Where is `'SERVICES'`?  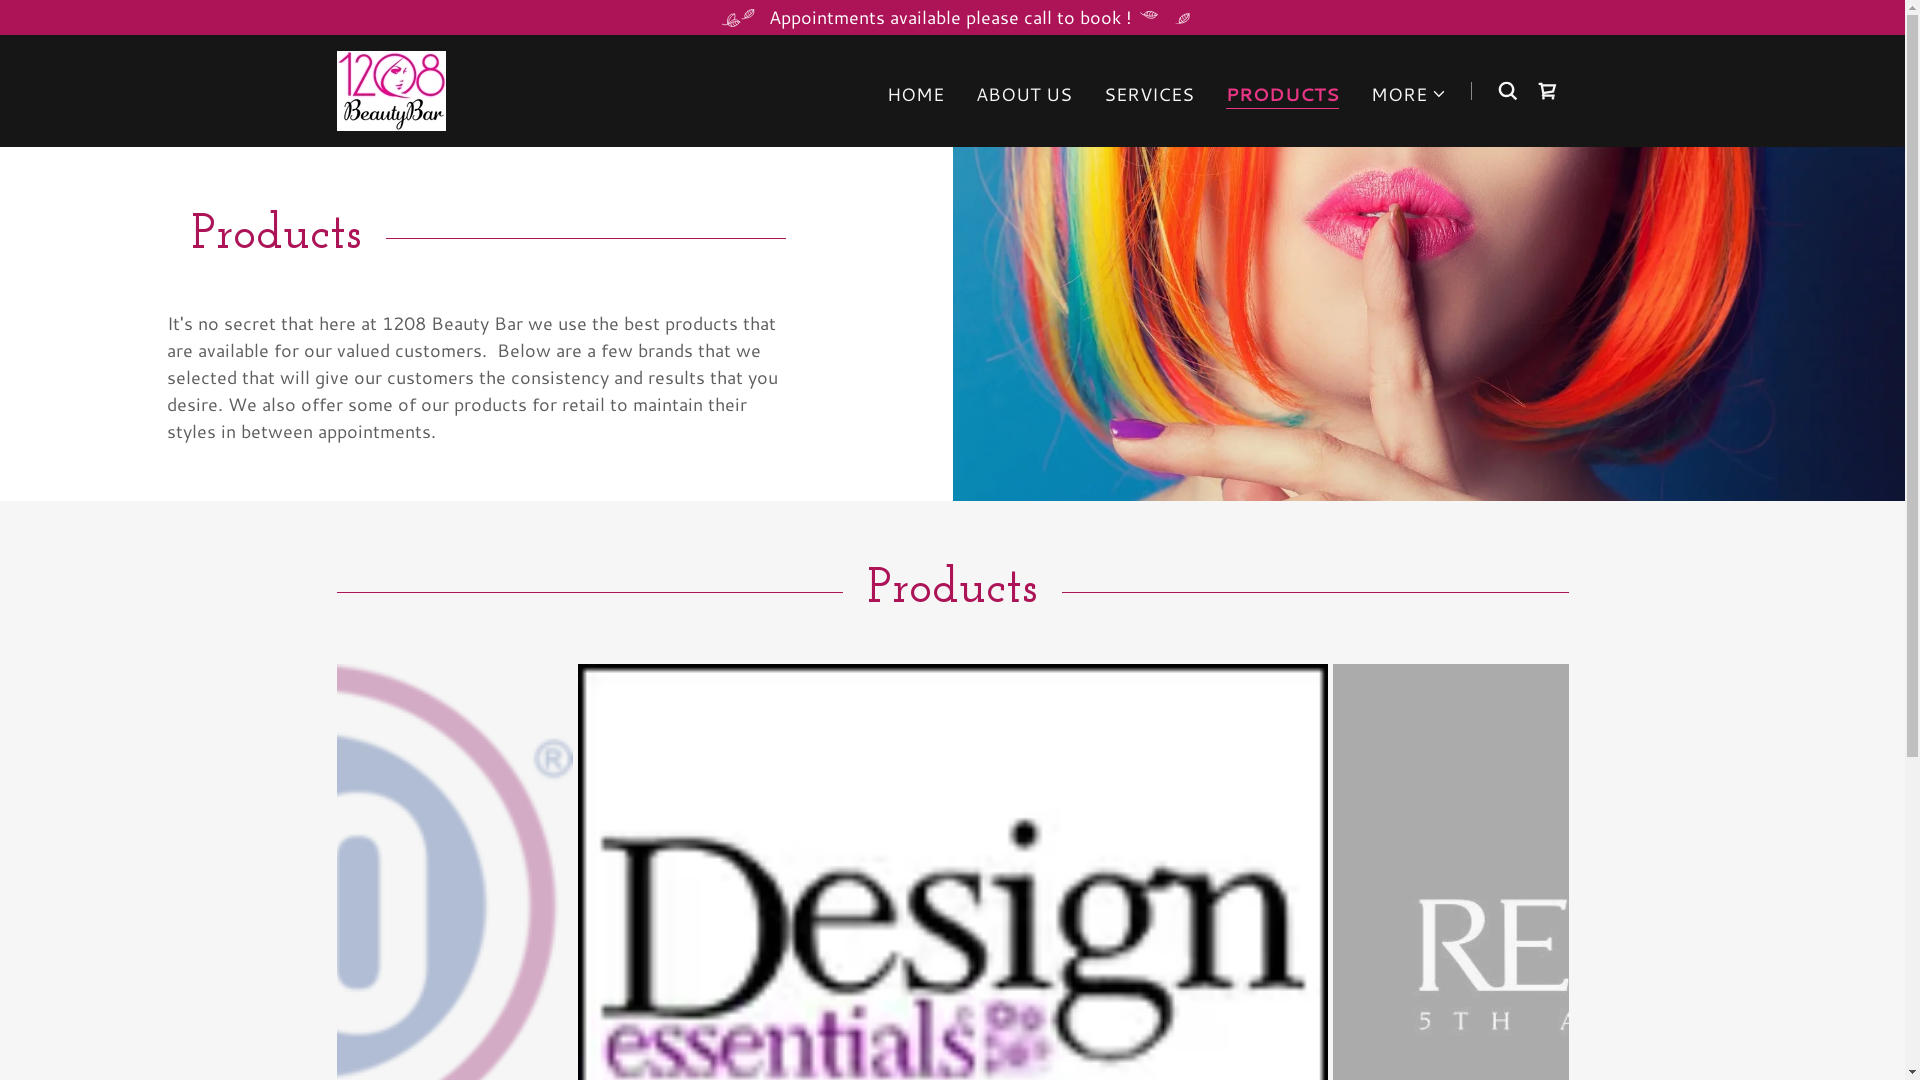 'SERVICES' is located at coordinates (1148, 93).